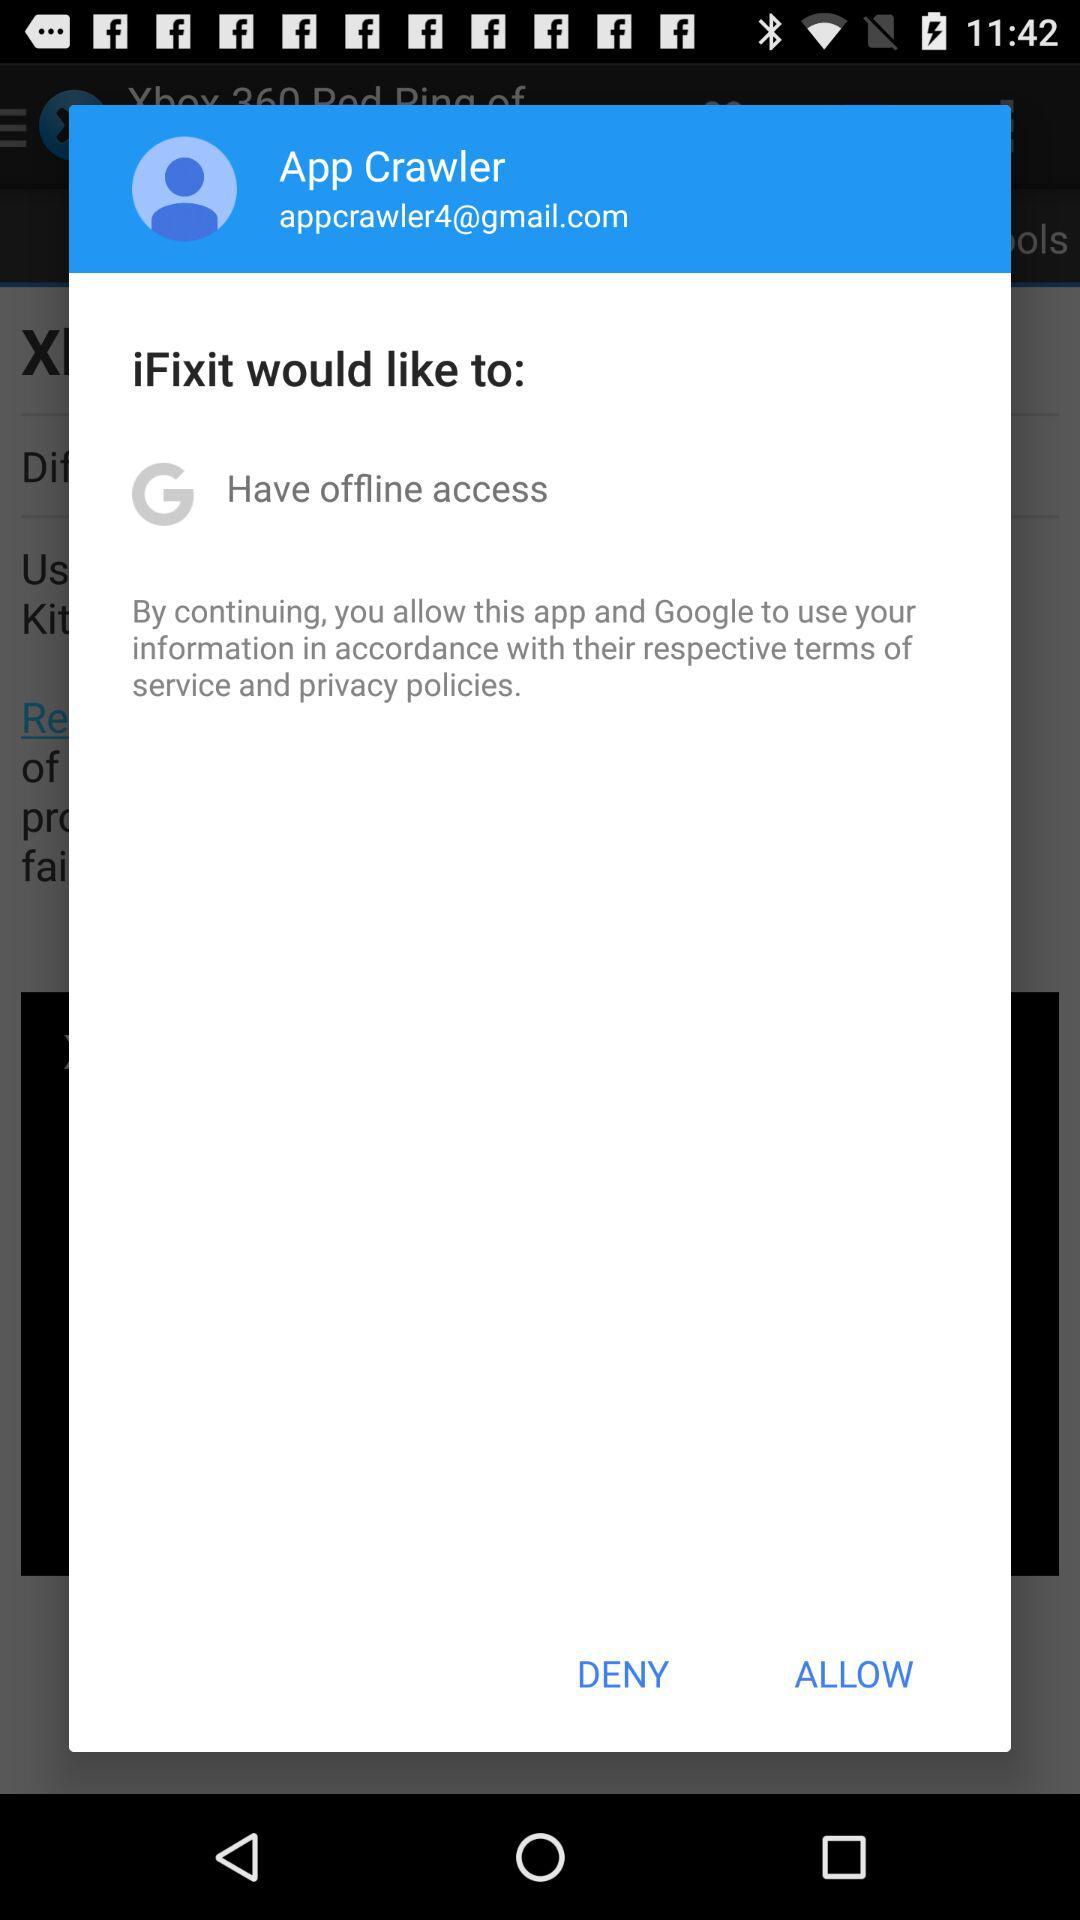 This screenshot has width=1080, height=1920. What do you see at coordinates (621, 1673) in the screenshot?
I see `the deny` at bounding box center [621, 1673].